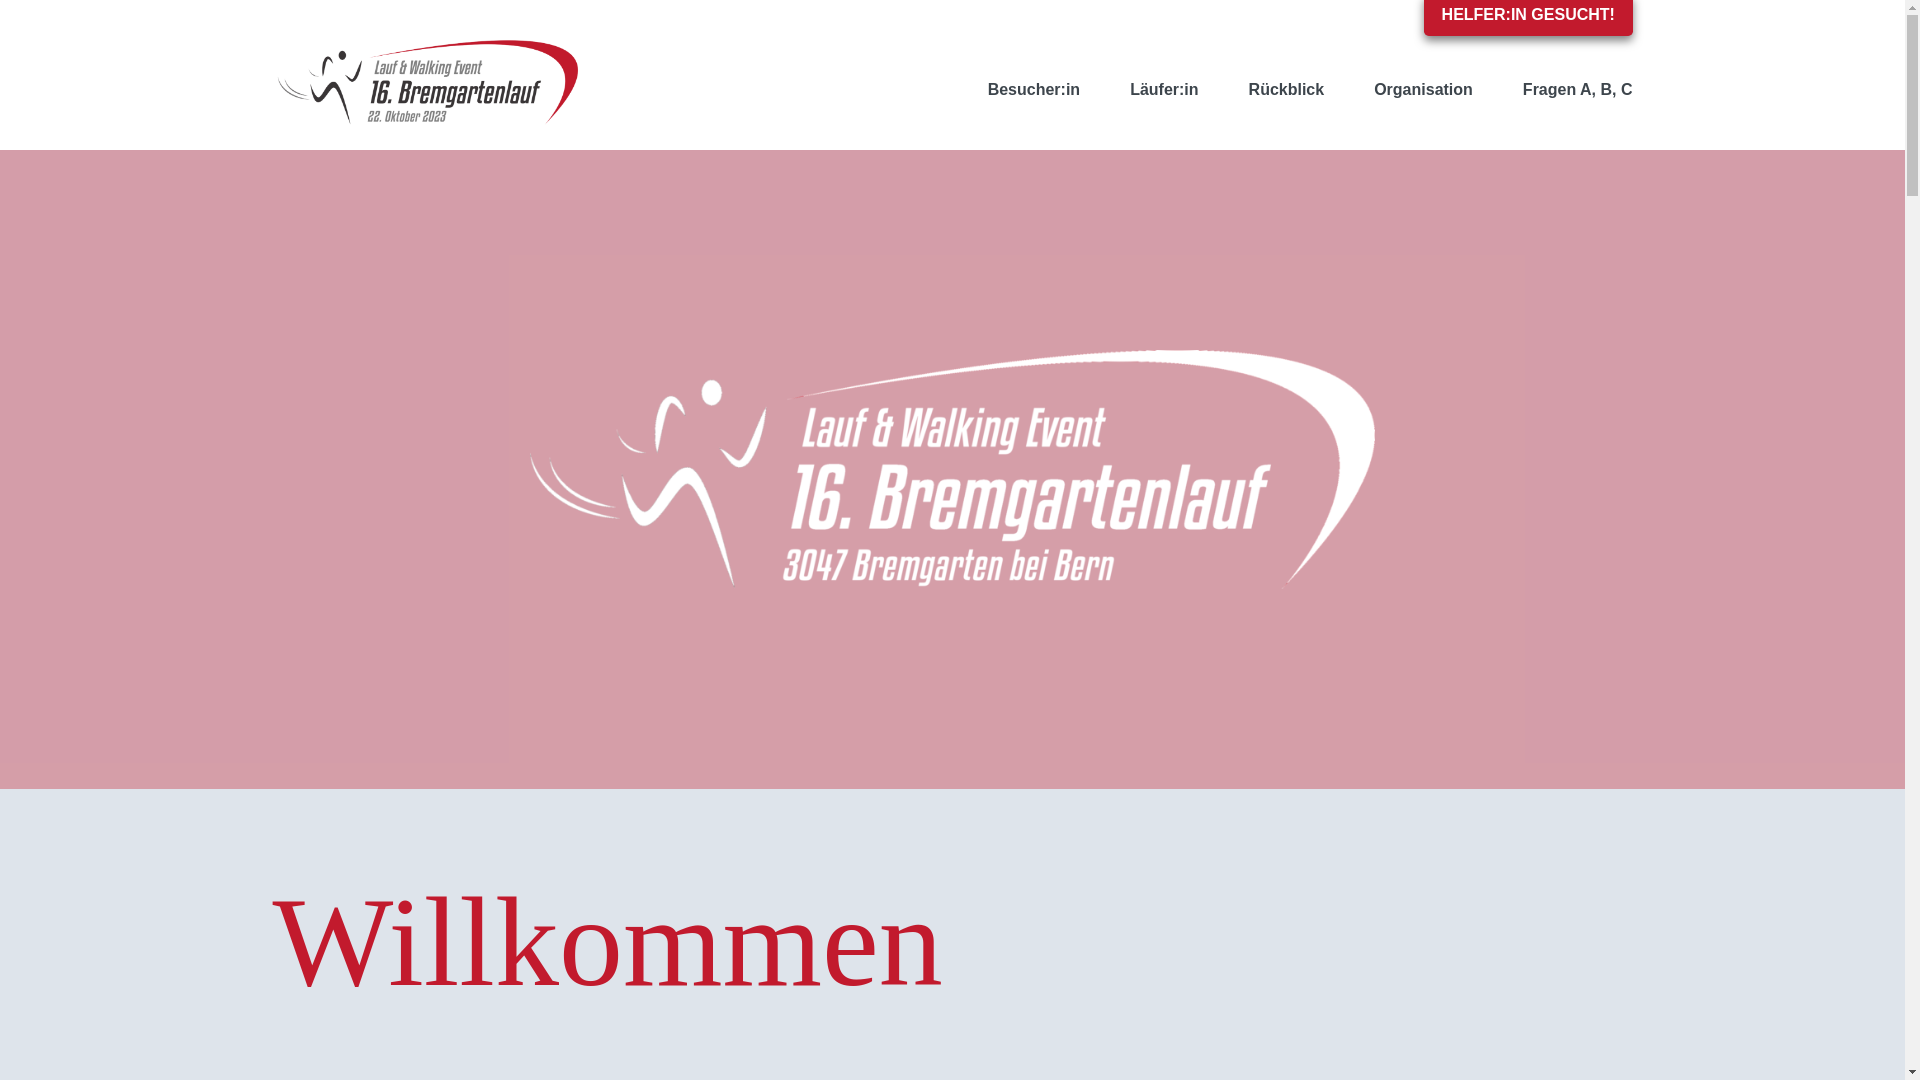  Describe the element at coordinates (1497, 88) in the screenshot. I see `'Fragen A, B, C'` at that location.